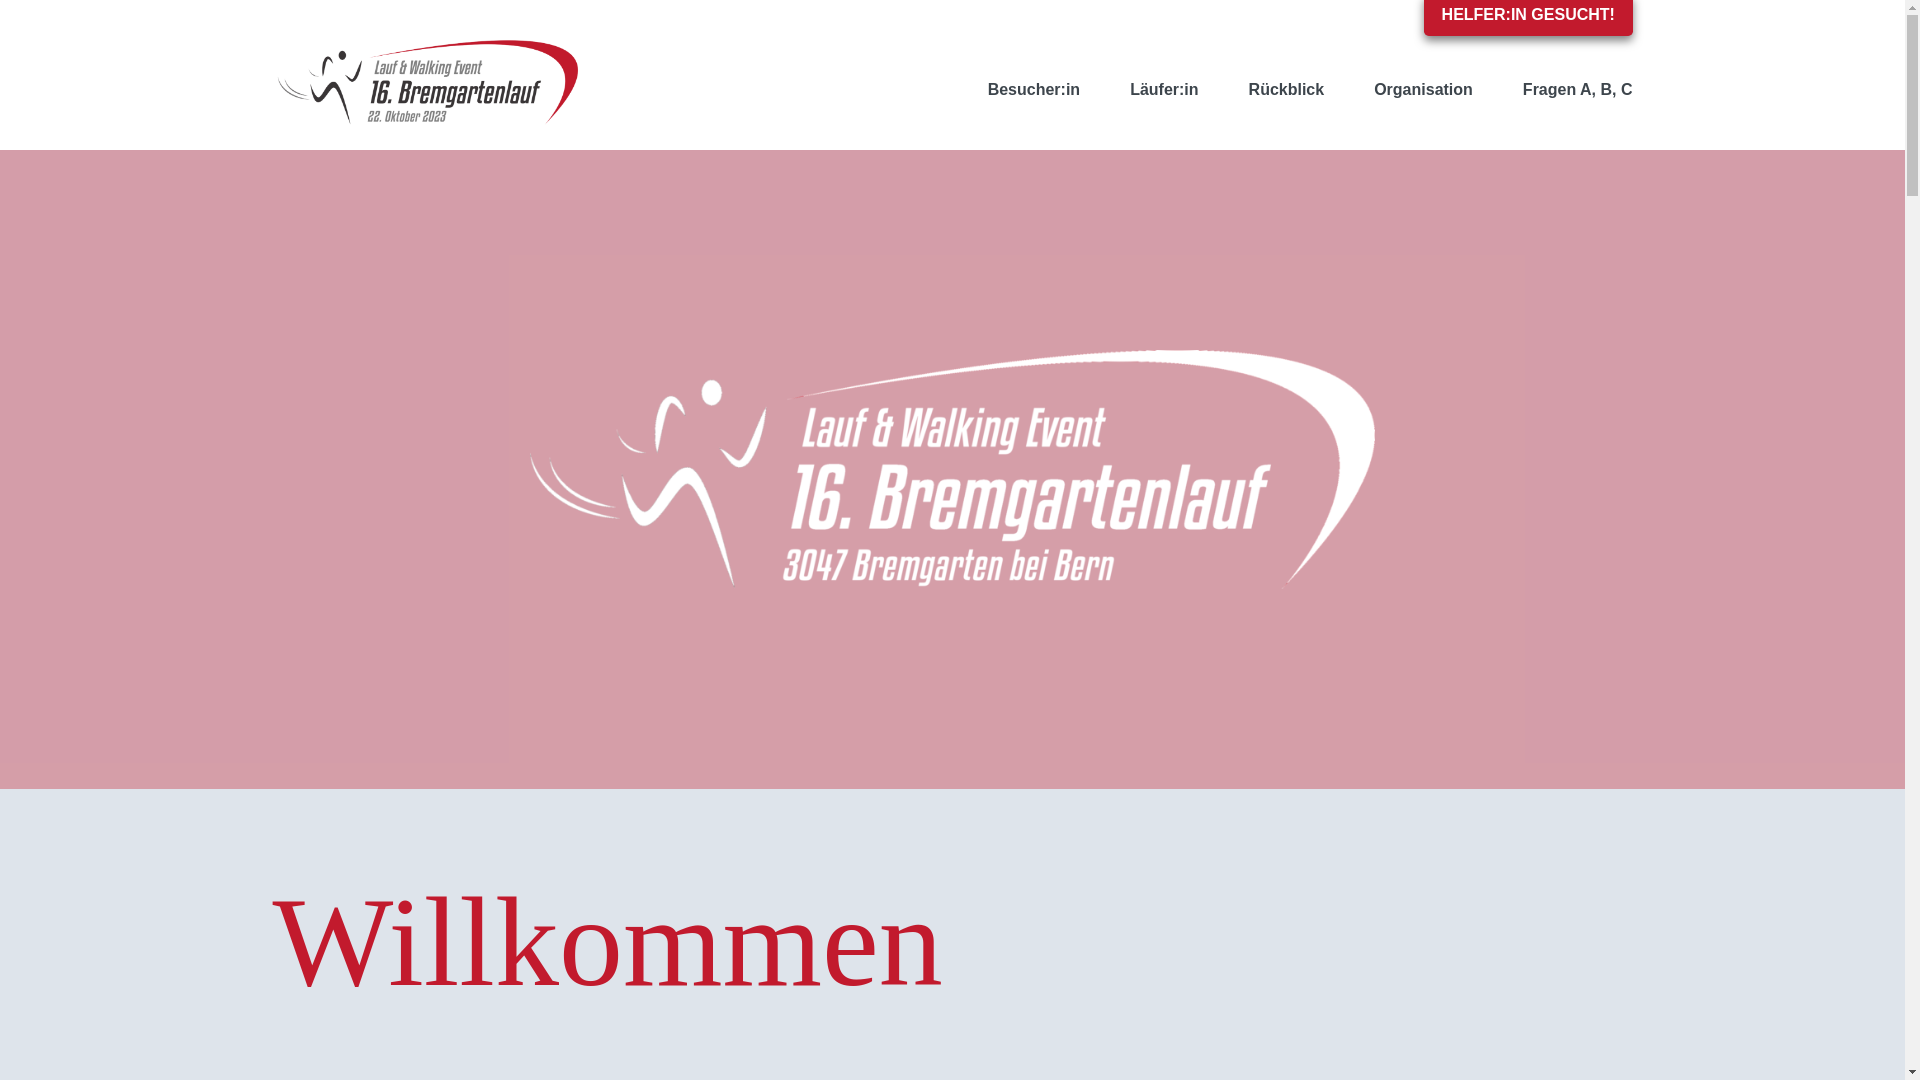  Describe the element at coordinates (1497, 88) in the screenshot. I see `'Fragen A, B, C'` at that location.